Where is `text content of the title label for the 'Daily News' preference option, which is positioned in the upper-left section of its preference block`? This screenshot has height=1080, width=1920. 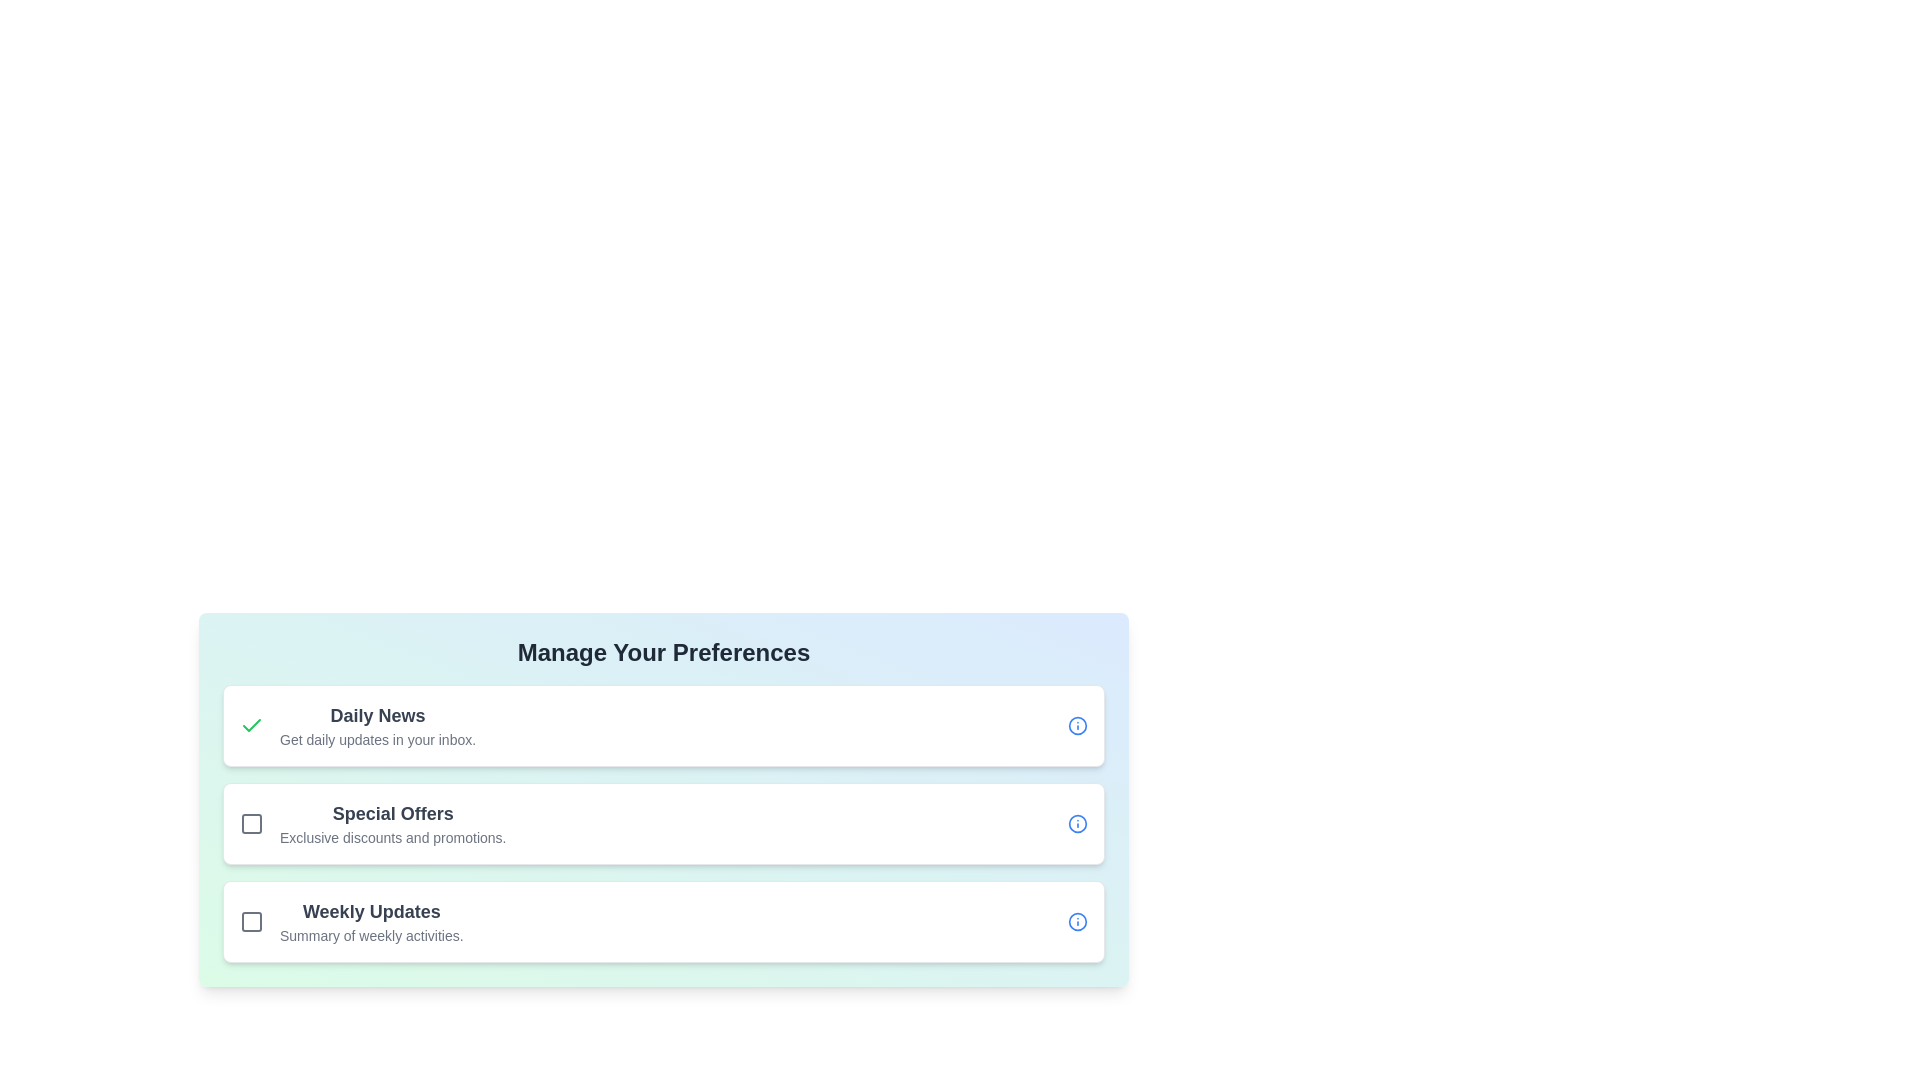 text content of the title label for the 'Daily News' preference option, which is positioned in the upper-left section of its preference block is located at coordinates (378, 715).